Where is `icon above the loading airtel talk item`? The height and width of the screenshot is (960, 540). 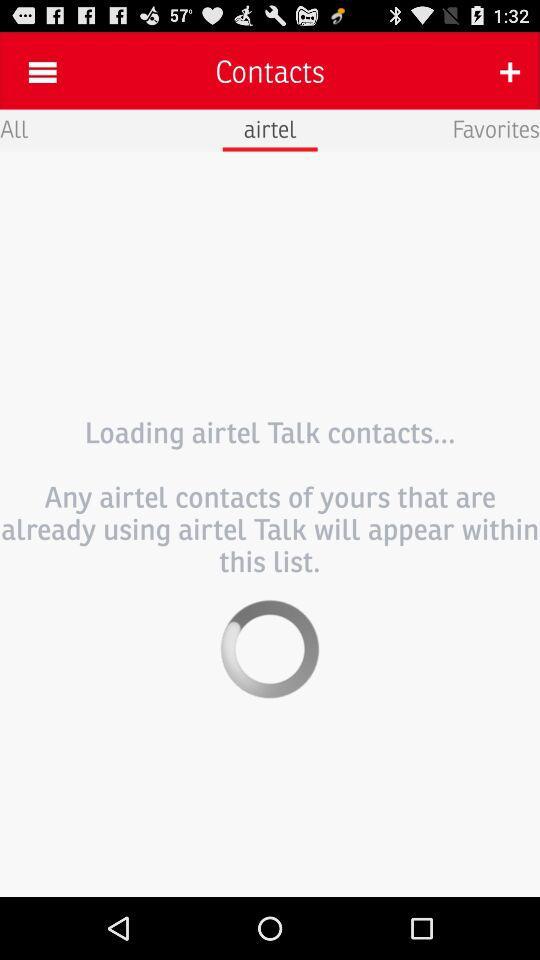 icon above the loading airtel talk item is located at coordinates (495, 127).